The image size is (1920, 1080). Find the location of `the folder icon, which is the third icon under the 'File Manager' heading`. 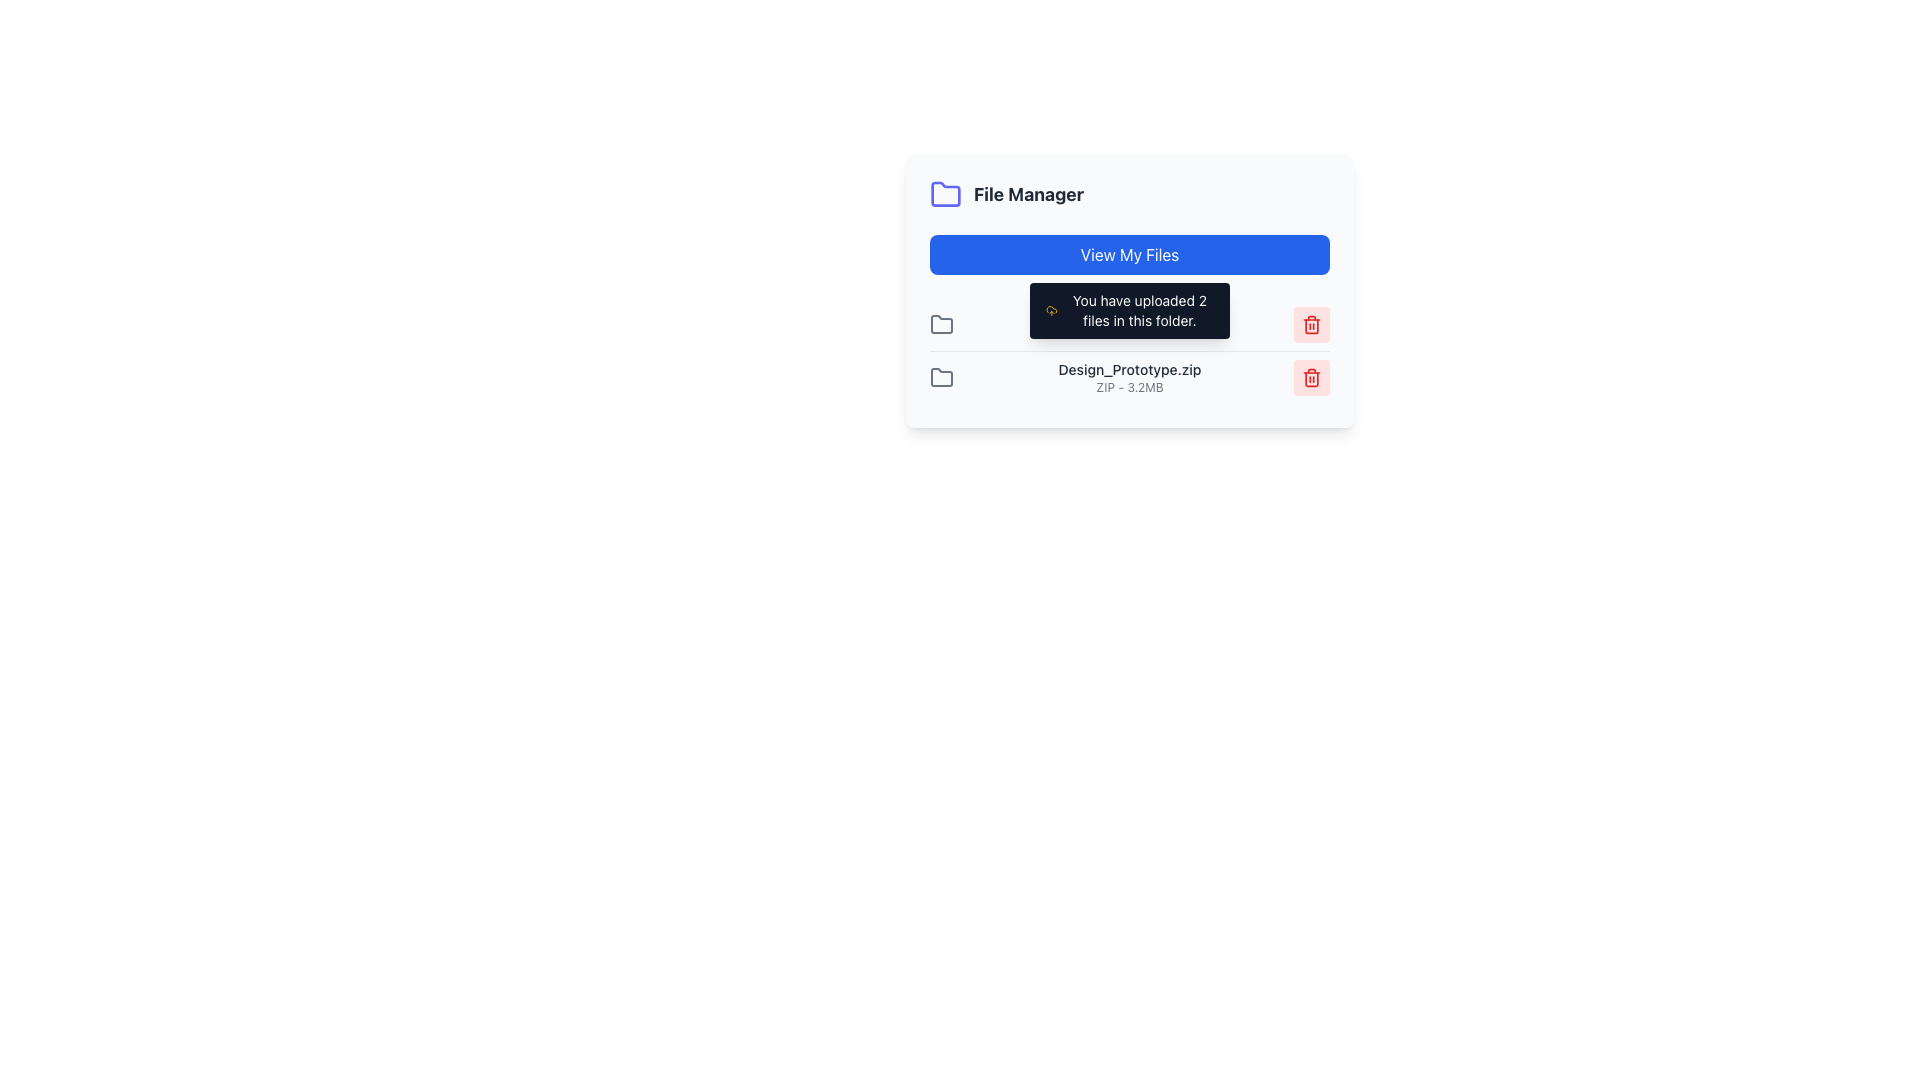

the folder icon, which is the third icon under the 'File Manager' heading is located at coordinates (940, 377).